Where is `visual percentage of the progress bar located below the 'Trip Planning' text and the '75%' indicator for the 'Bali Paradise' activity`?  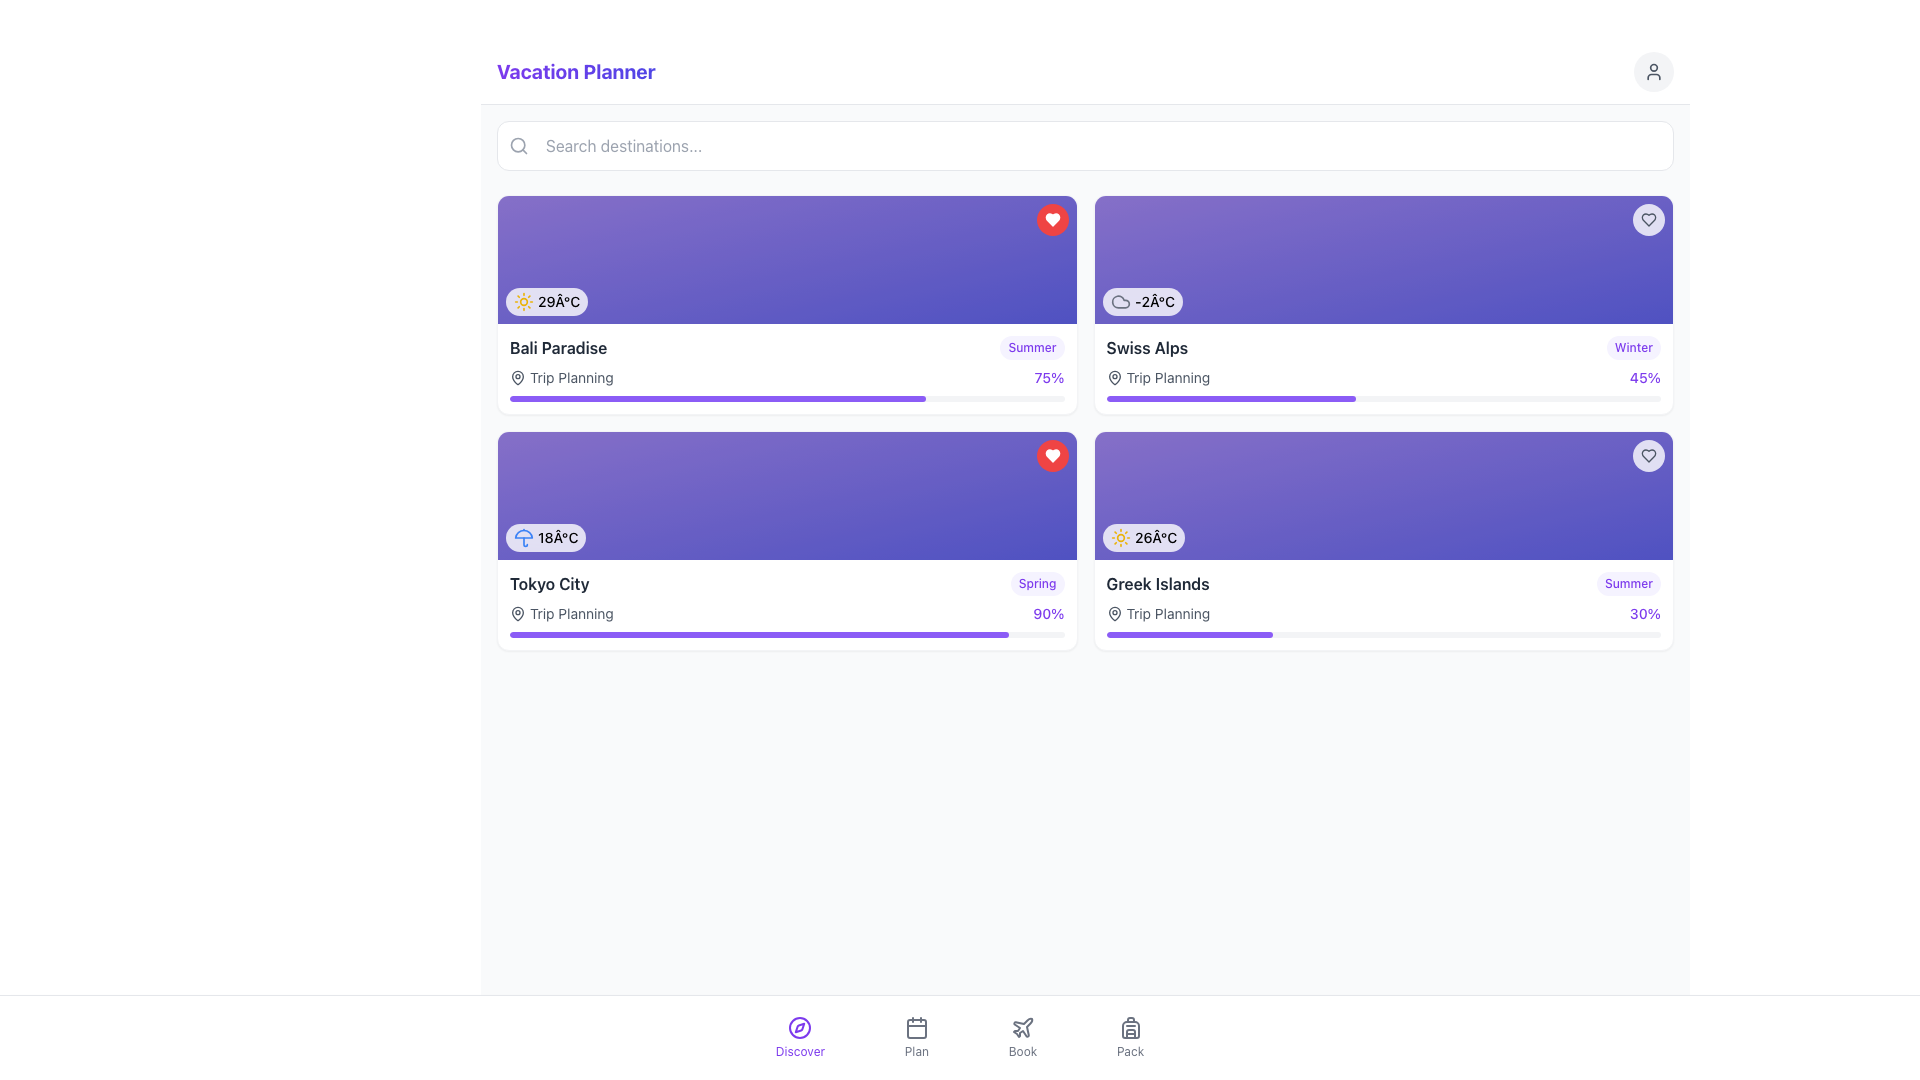 visual percentage of the progress bar located below the 'Trip Planning' text and the '75%' indicator for the 'Bali Paradise' activity is located at coordinates (786, 398).